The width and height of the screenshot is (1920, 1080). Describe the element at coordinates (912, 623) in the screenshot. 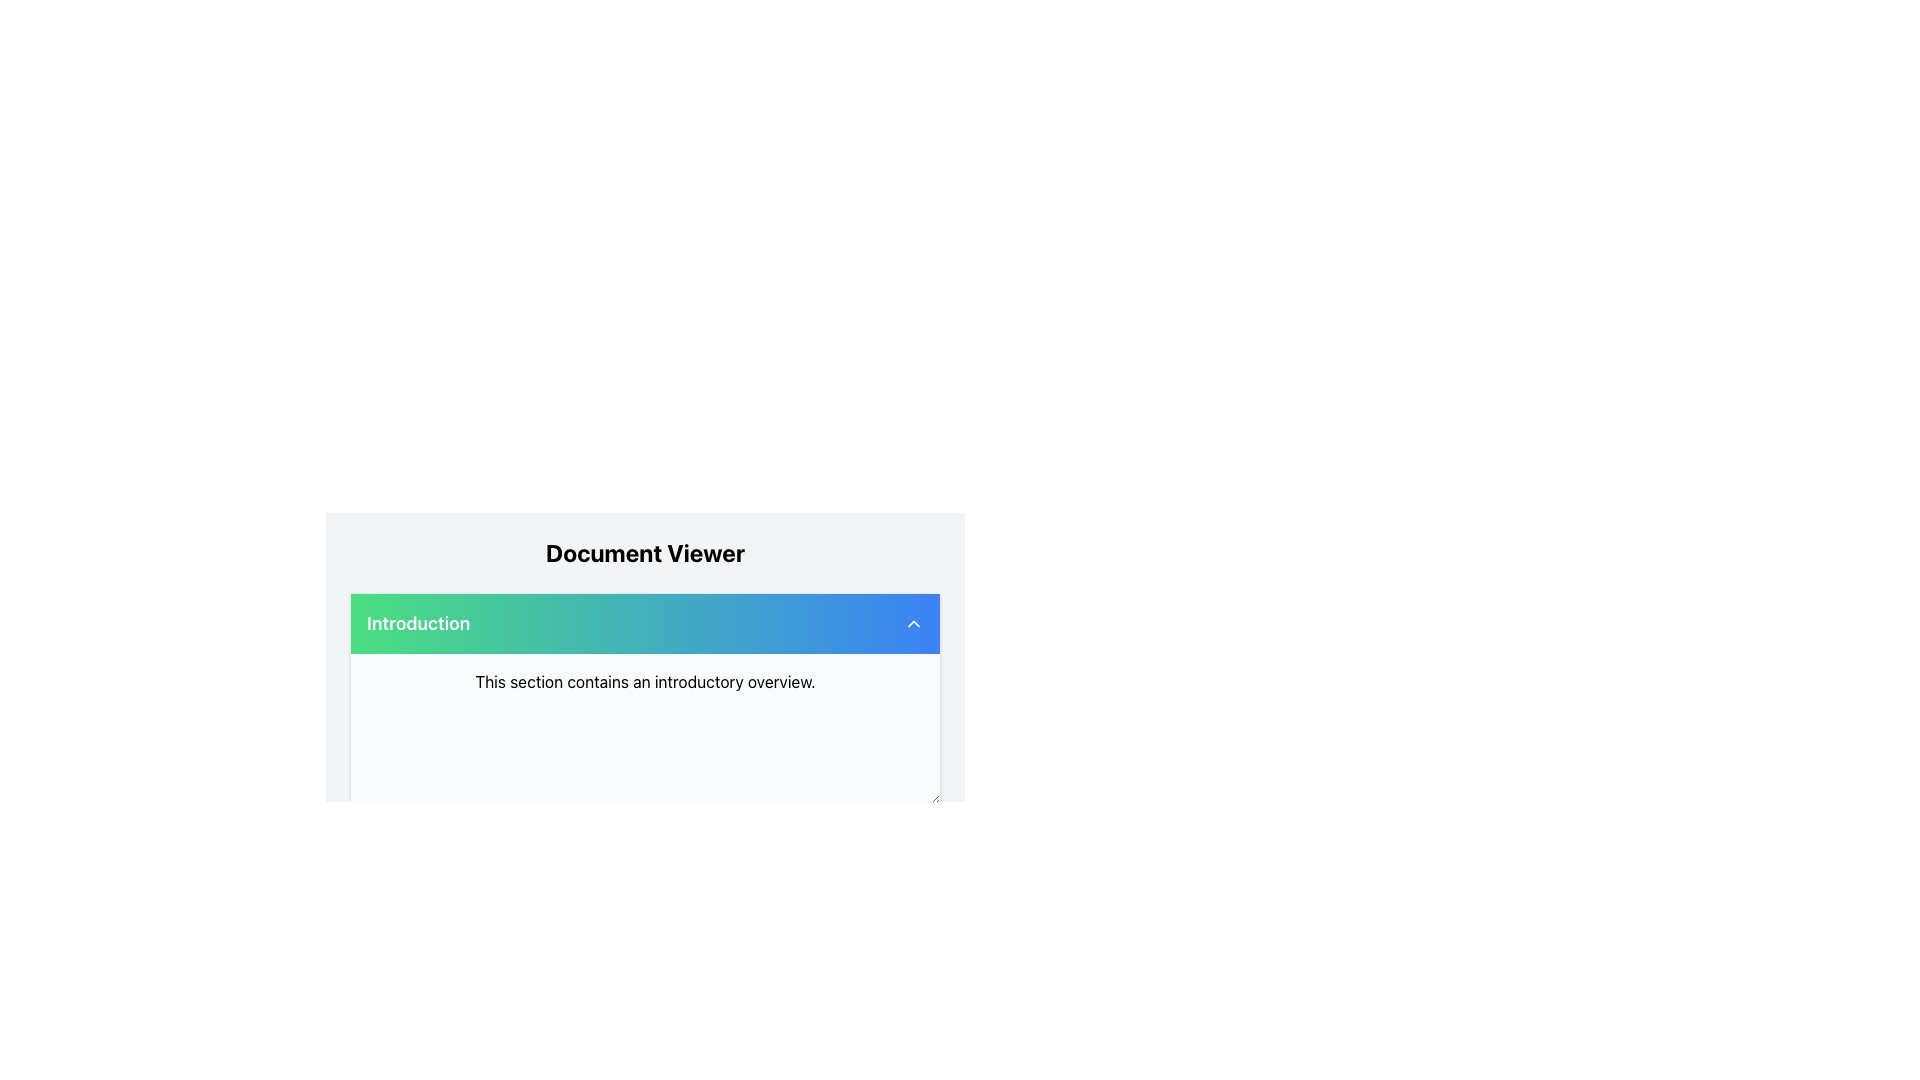

I see `the Icon button located on the right edge of the 'Introduction' section bar` at that location.